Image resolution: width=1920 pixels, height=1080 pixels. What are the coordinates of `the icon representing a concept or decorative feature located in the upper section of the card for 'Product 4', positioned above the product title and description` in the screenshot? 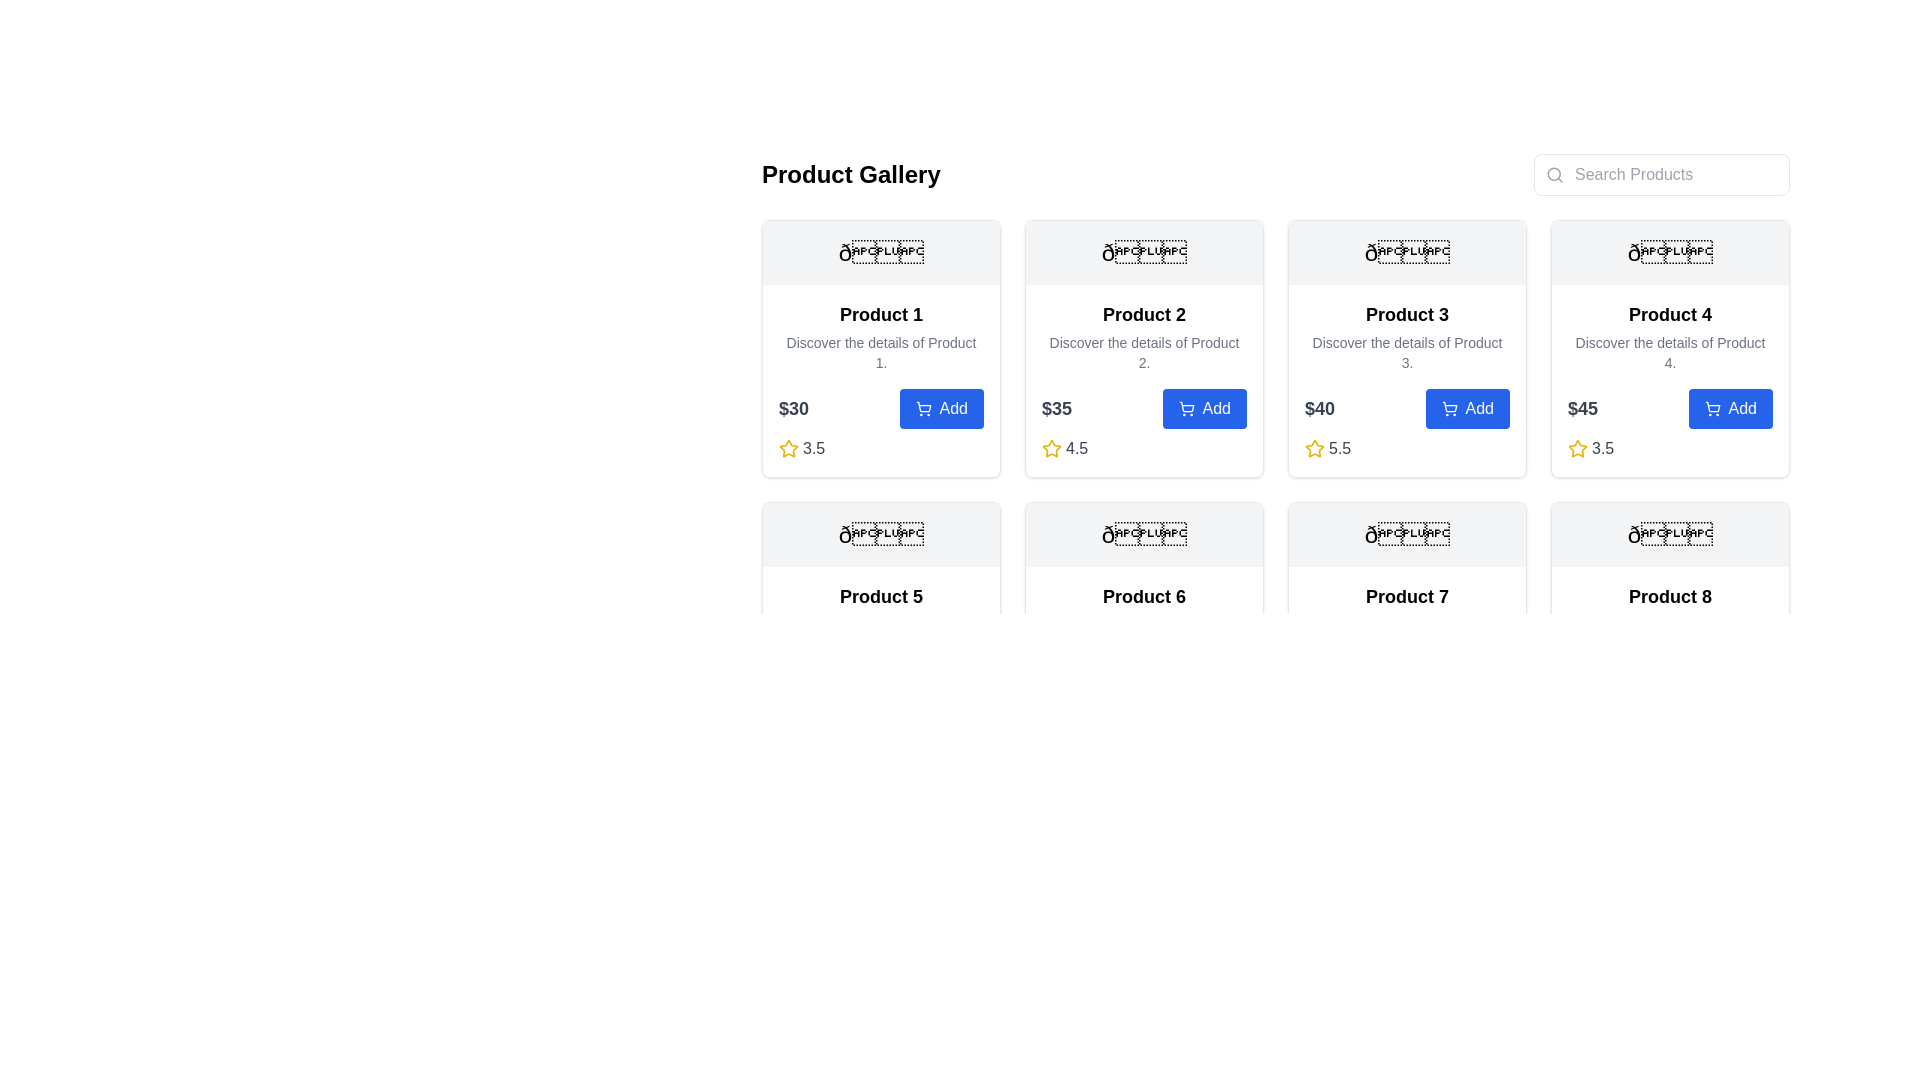 It's located at (1670, 252).